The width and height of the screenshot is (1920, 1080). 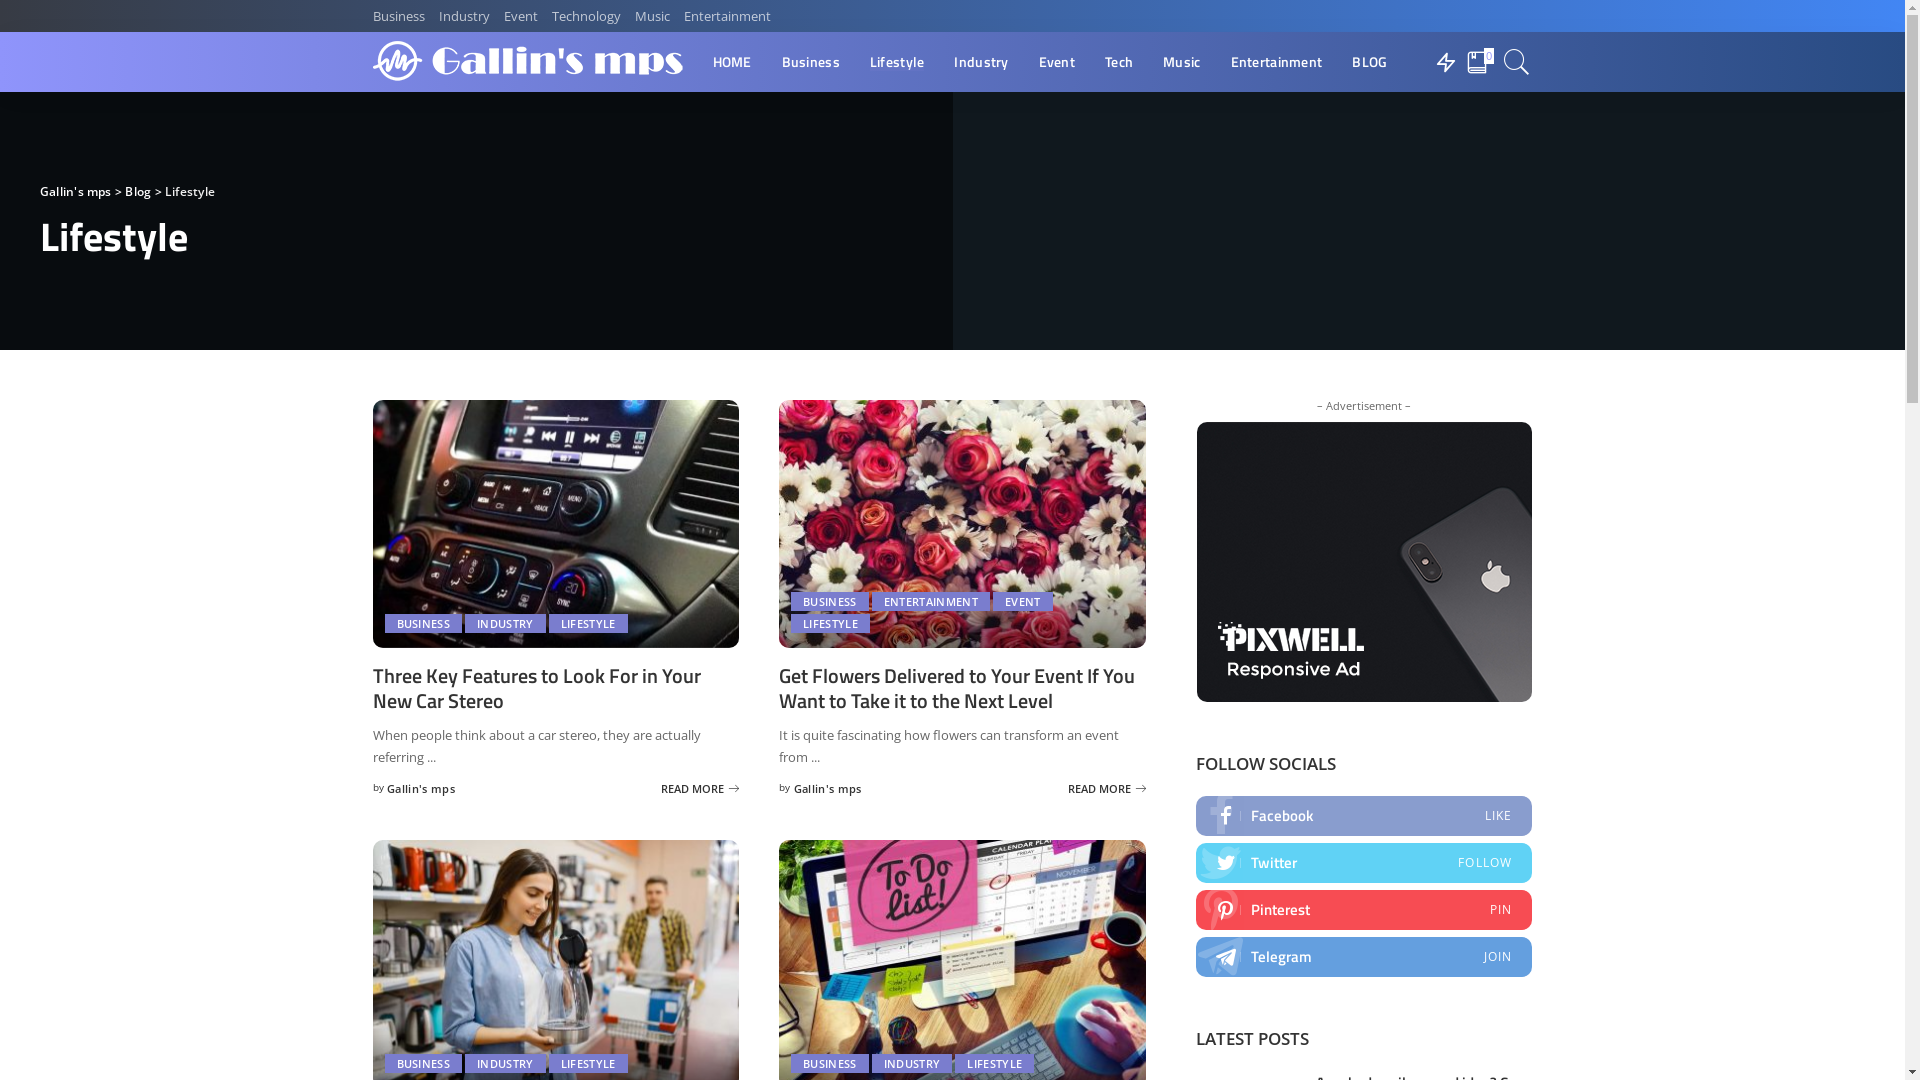 I want to click on 'Music', so click(x=627, y=16).